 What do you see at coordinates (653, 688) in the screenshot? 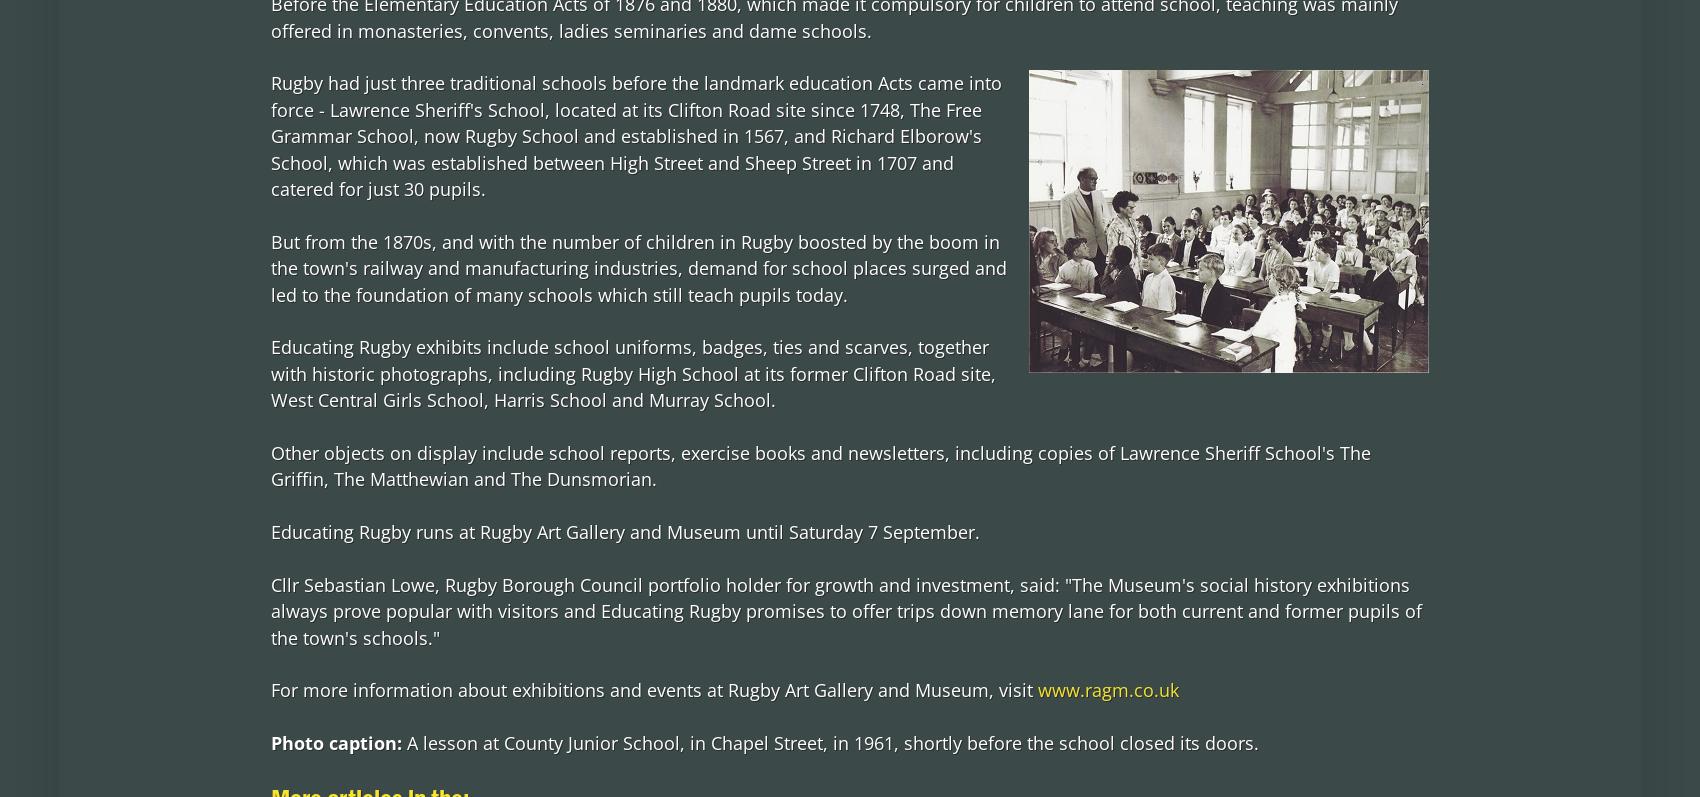
I see `'For more information about exhibitions and events at Rugby Art Gallery and Museum, visit'` at bounding box center [653, 688].